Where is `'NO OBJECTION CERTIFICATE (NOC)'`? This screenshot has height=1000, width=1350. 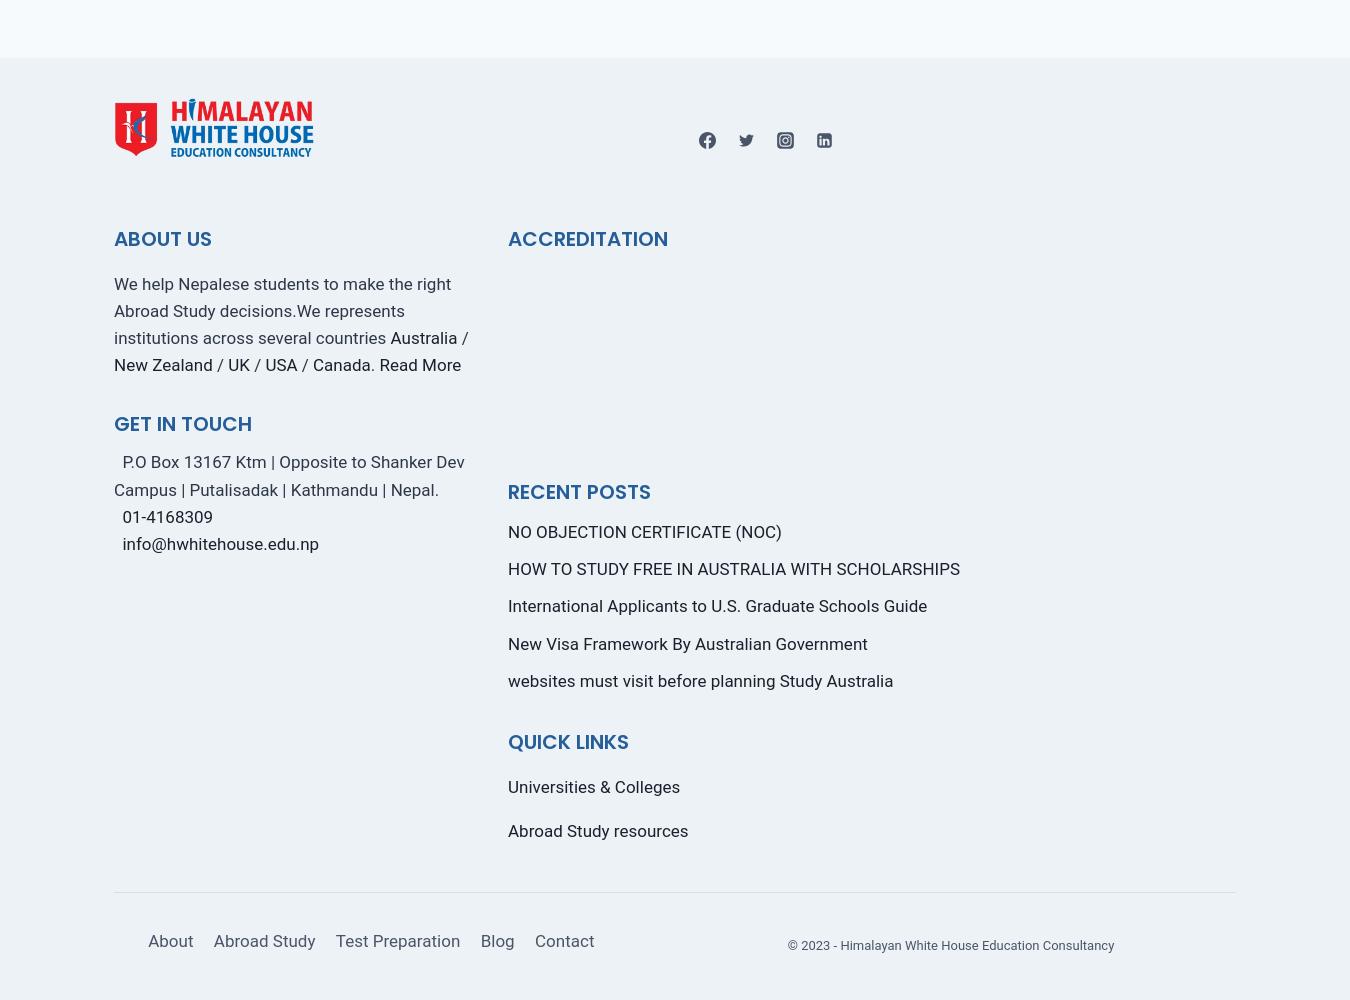
'NO OBJECTION CERTIFICATE (NOC)' is located at coordinates (644, 531).